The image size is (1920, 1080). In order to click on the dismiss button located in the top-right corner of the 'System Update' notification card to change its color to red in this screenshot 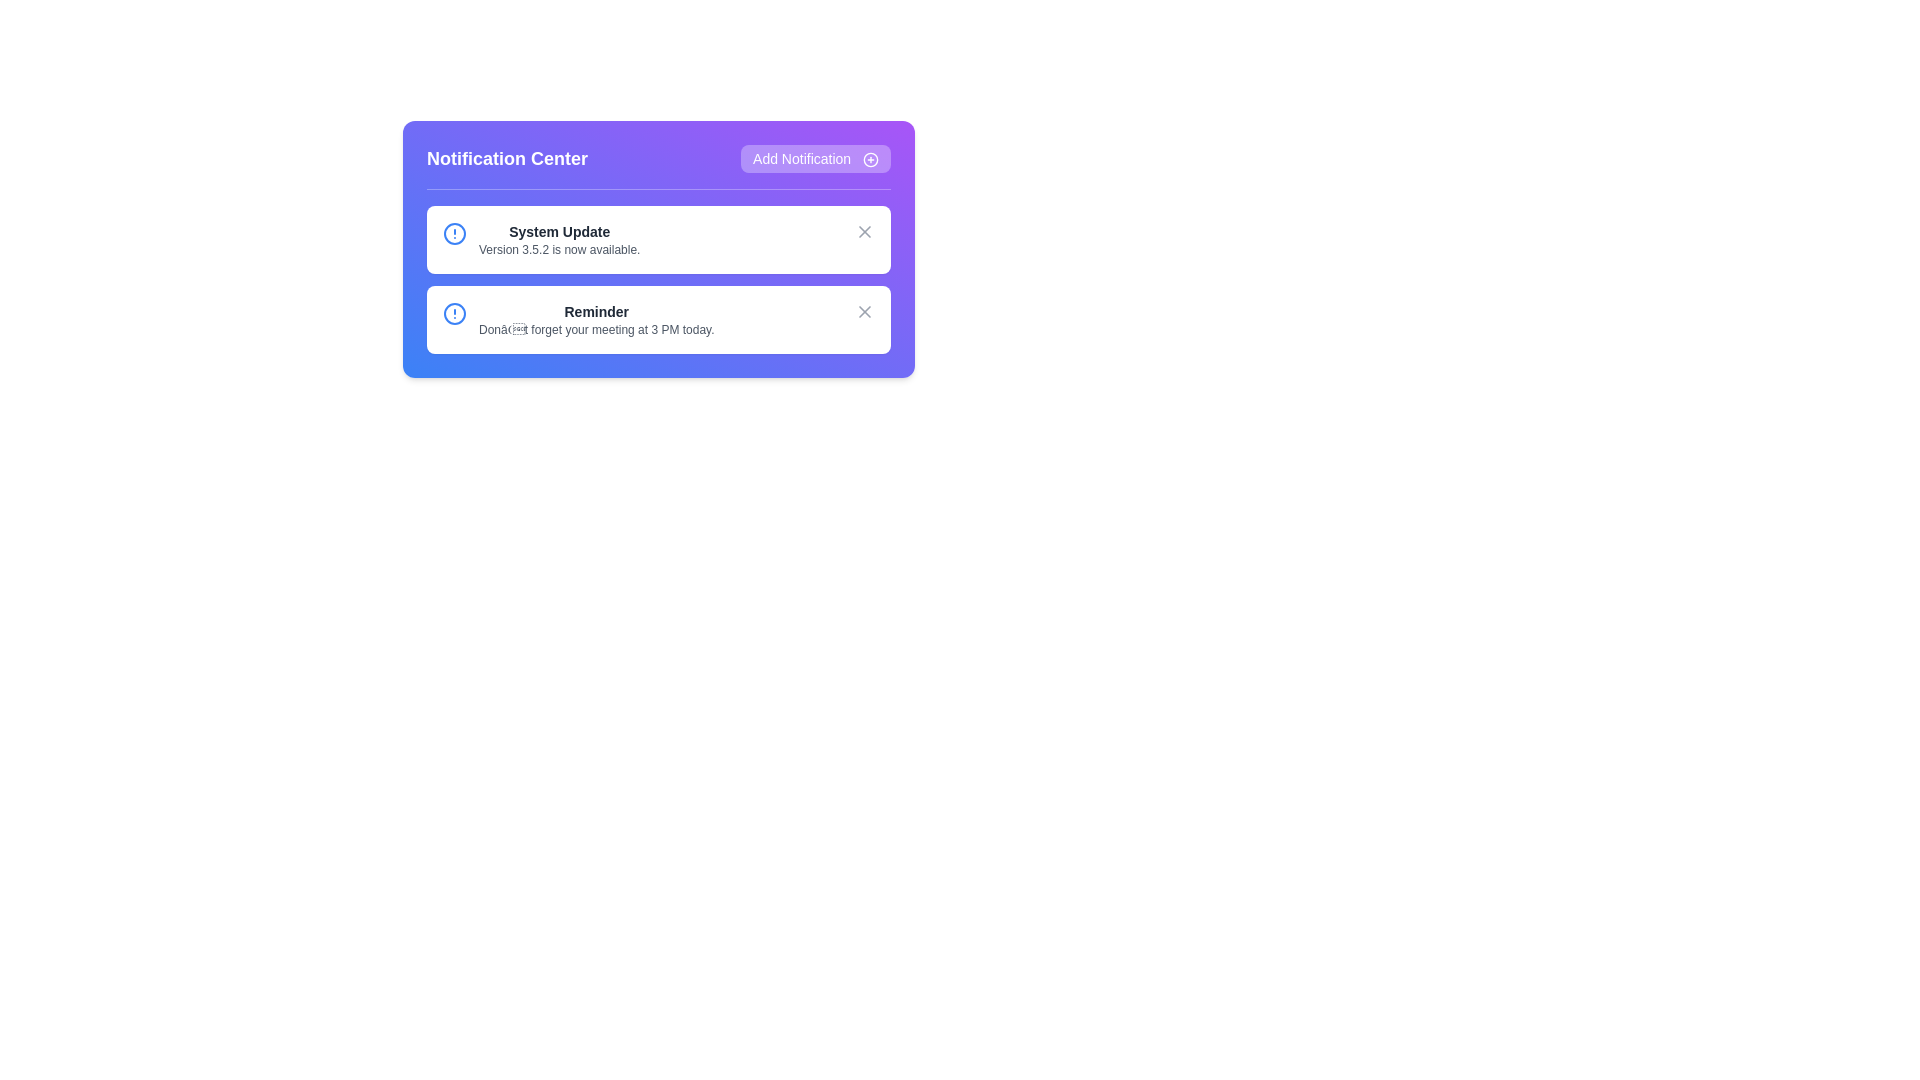, I will do `click(864, 230)`.